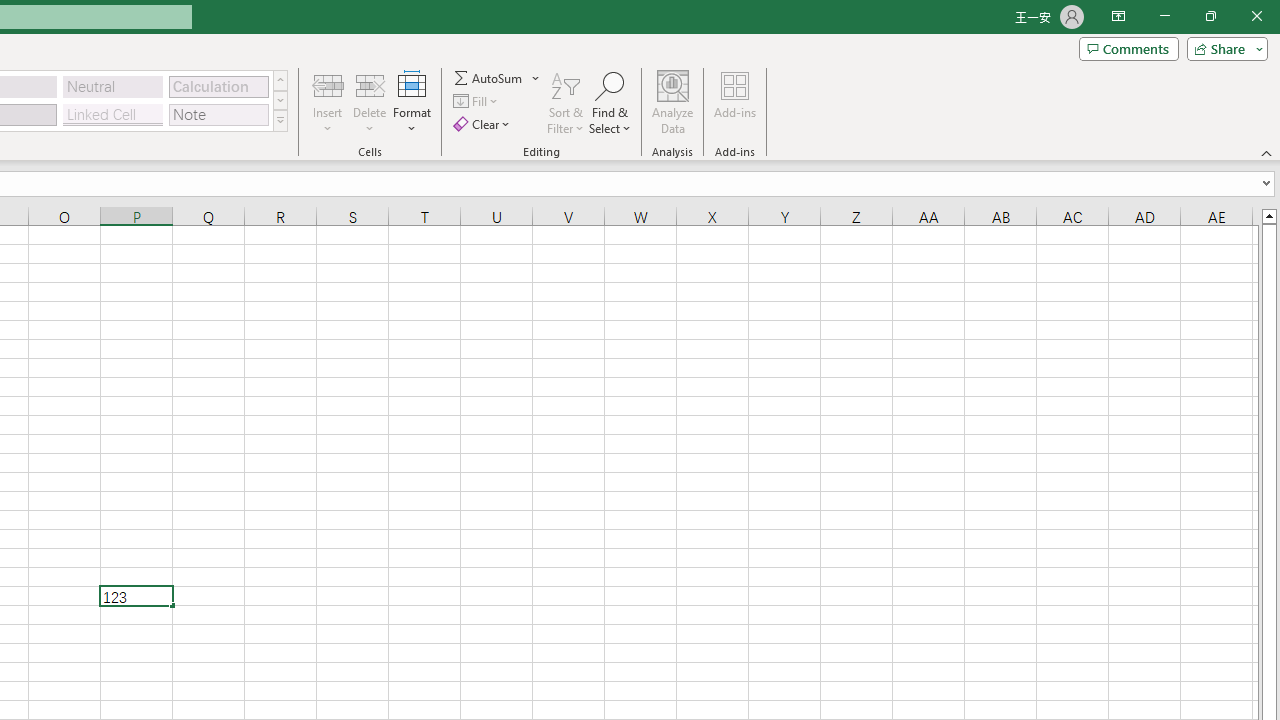 This screenshot has height=720, width=1280. What do you see at coordinates (1268, 215) in the screenshot?
I see `'Line up'` at bounding box center [1268, 215].